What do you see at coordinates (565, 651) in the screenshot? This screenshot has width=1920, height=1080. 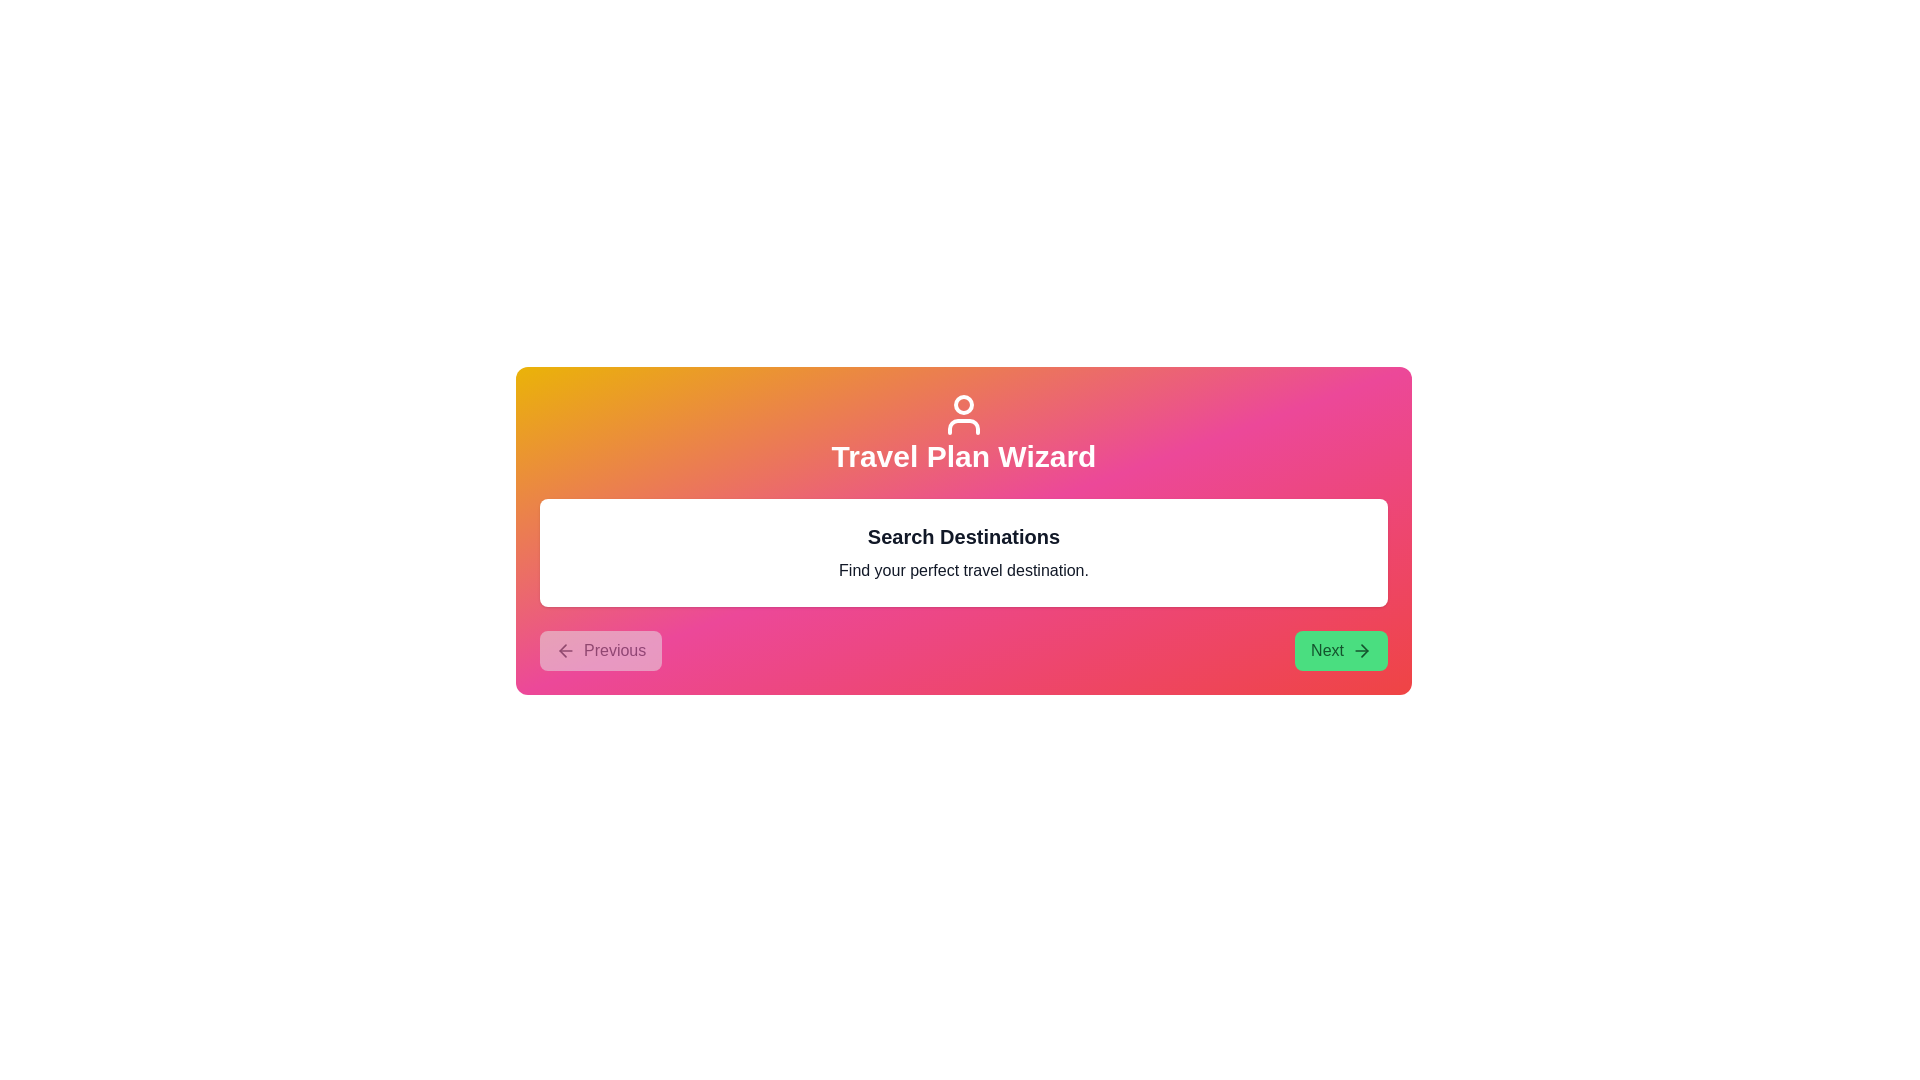 I see `the SVG arrow icon representing navigation to the previous step, located inside the 'Previous' button at the bottom-left of the card` at bounding box center [565, 651].